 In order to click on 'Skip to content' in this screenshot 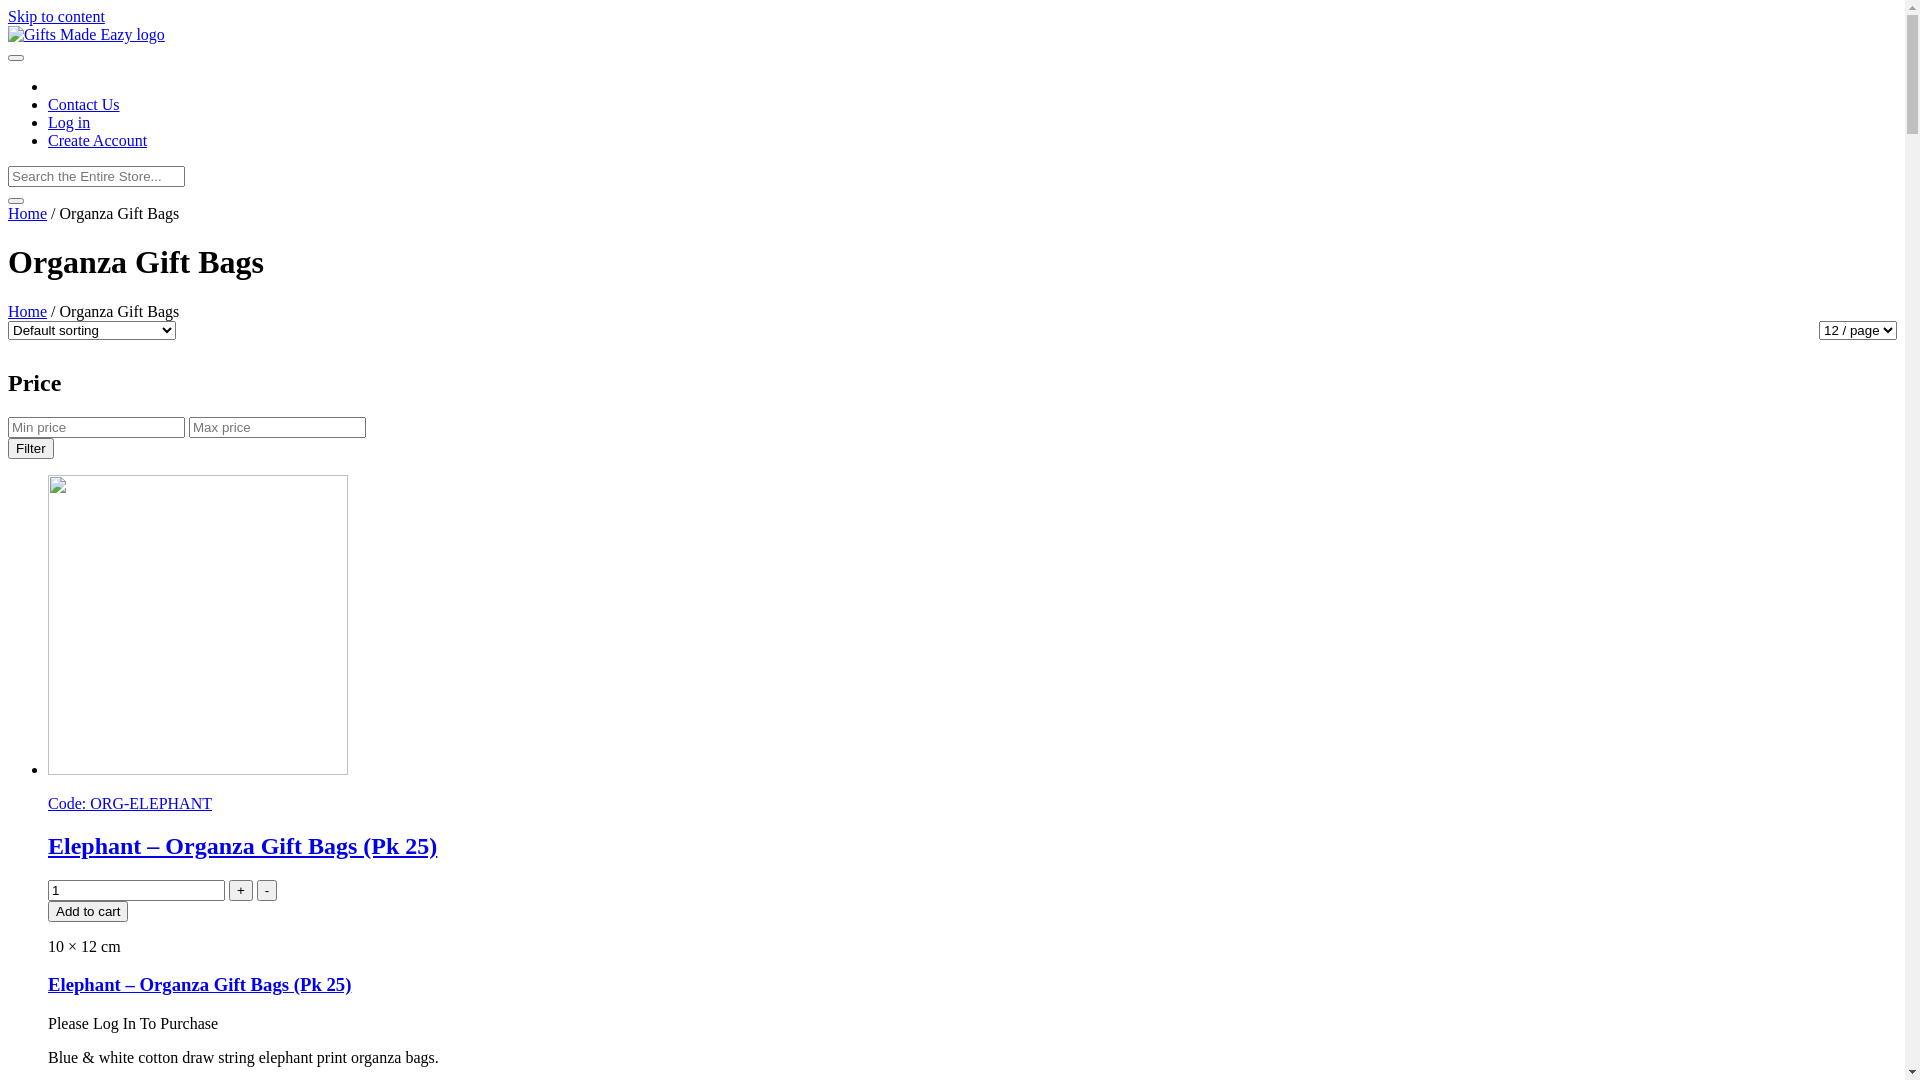, I will do `click(56, 16)`.